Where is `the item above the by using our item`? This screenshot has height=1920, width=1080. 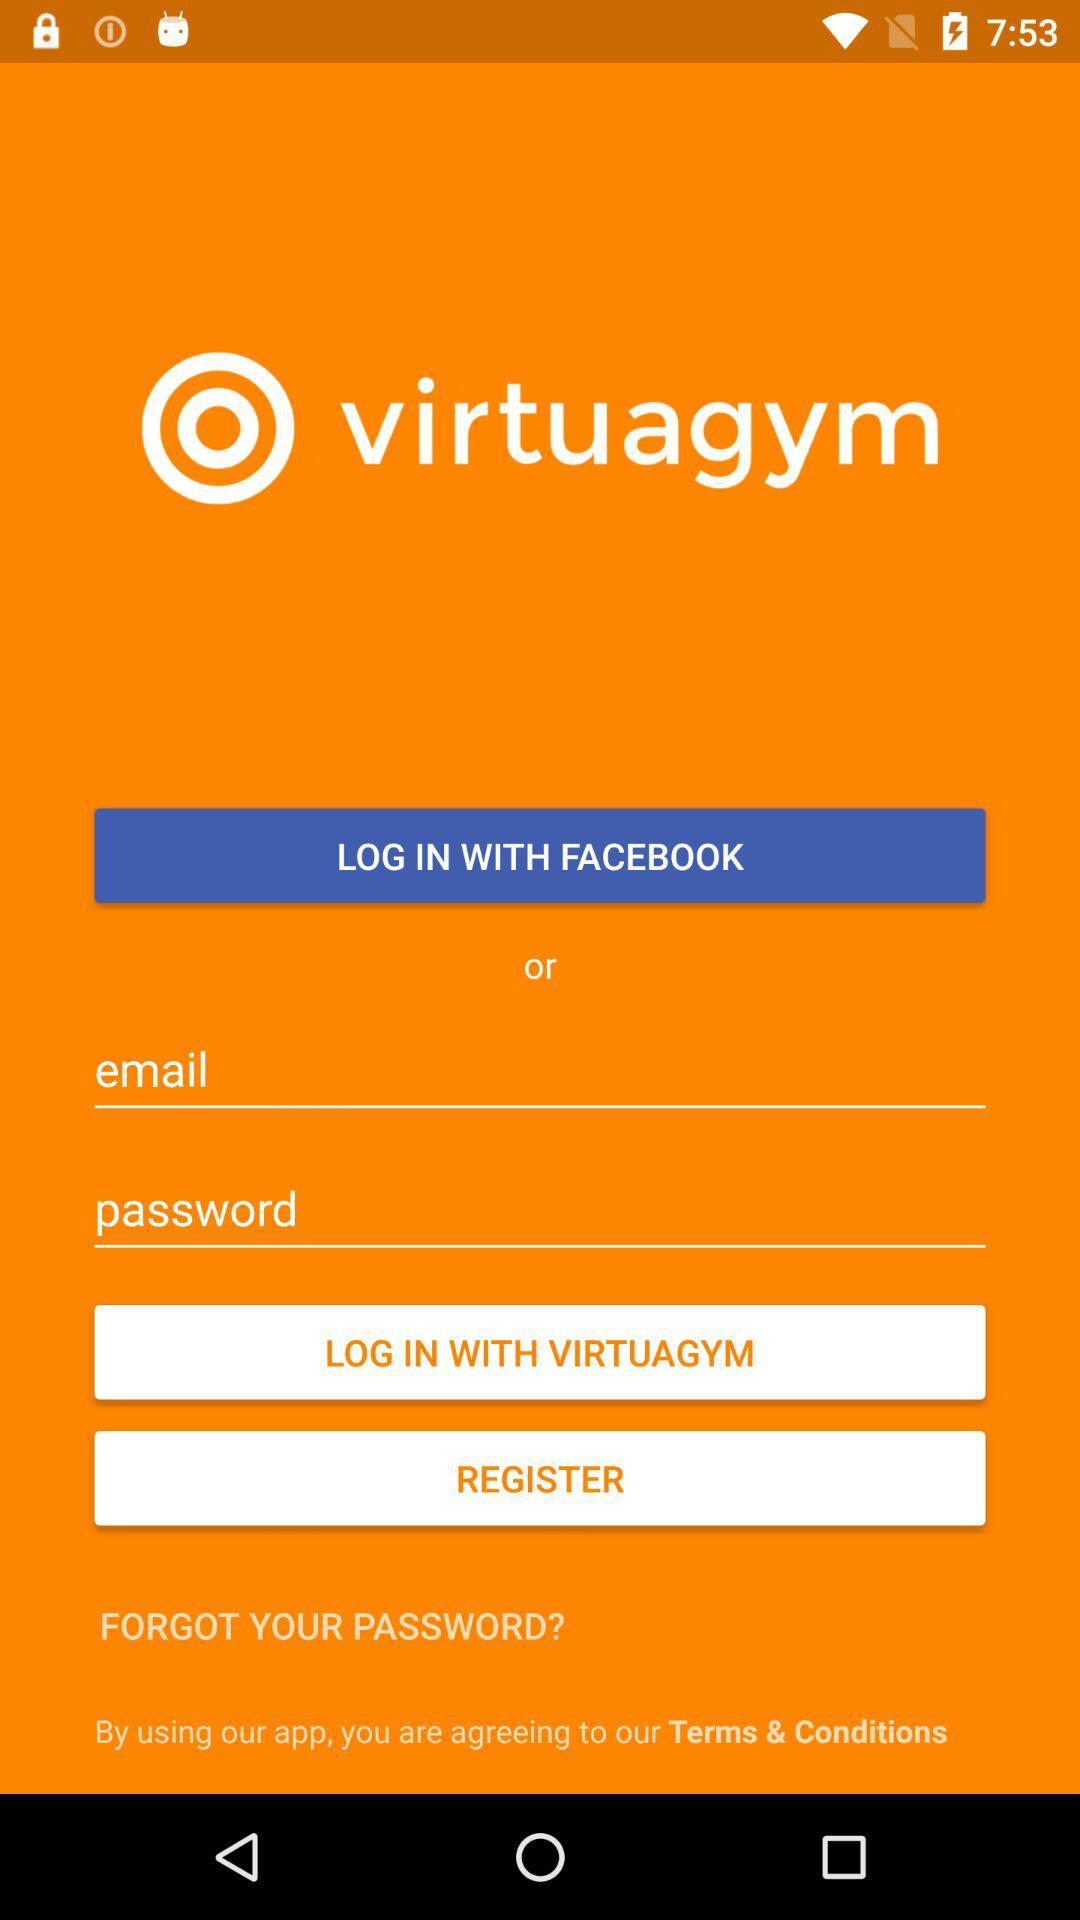
the item above the by using our item is located at coordinates (331, 1625).